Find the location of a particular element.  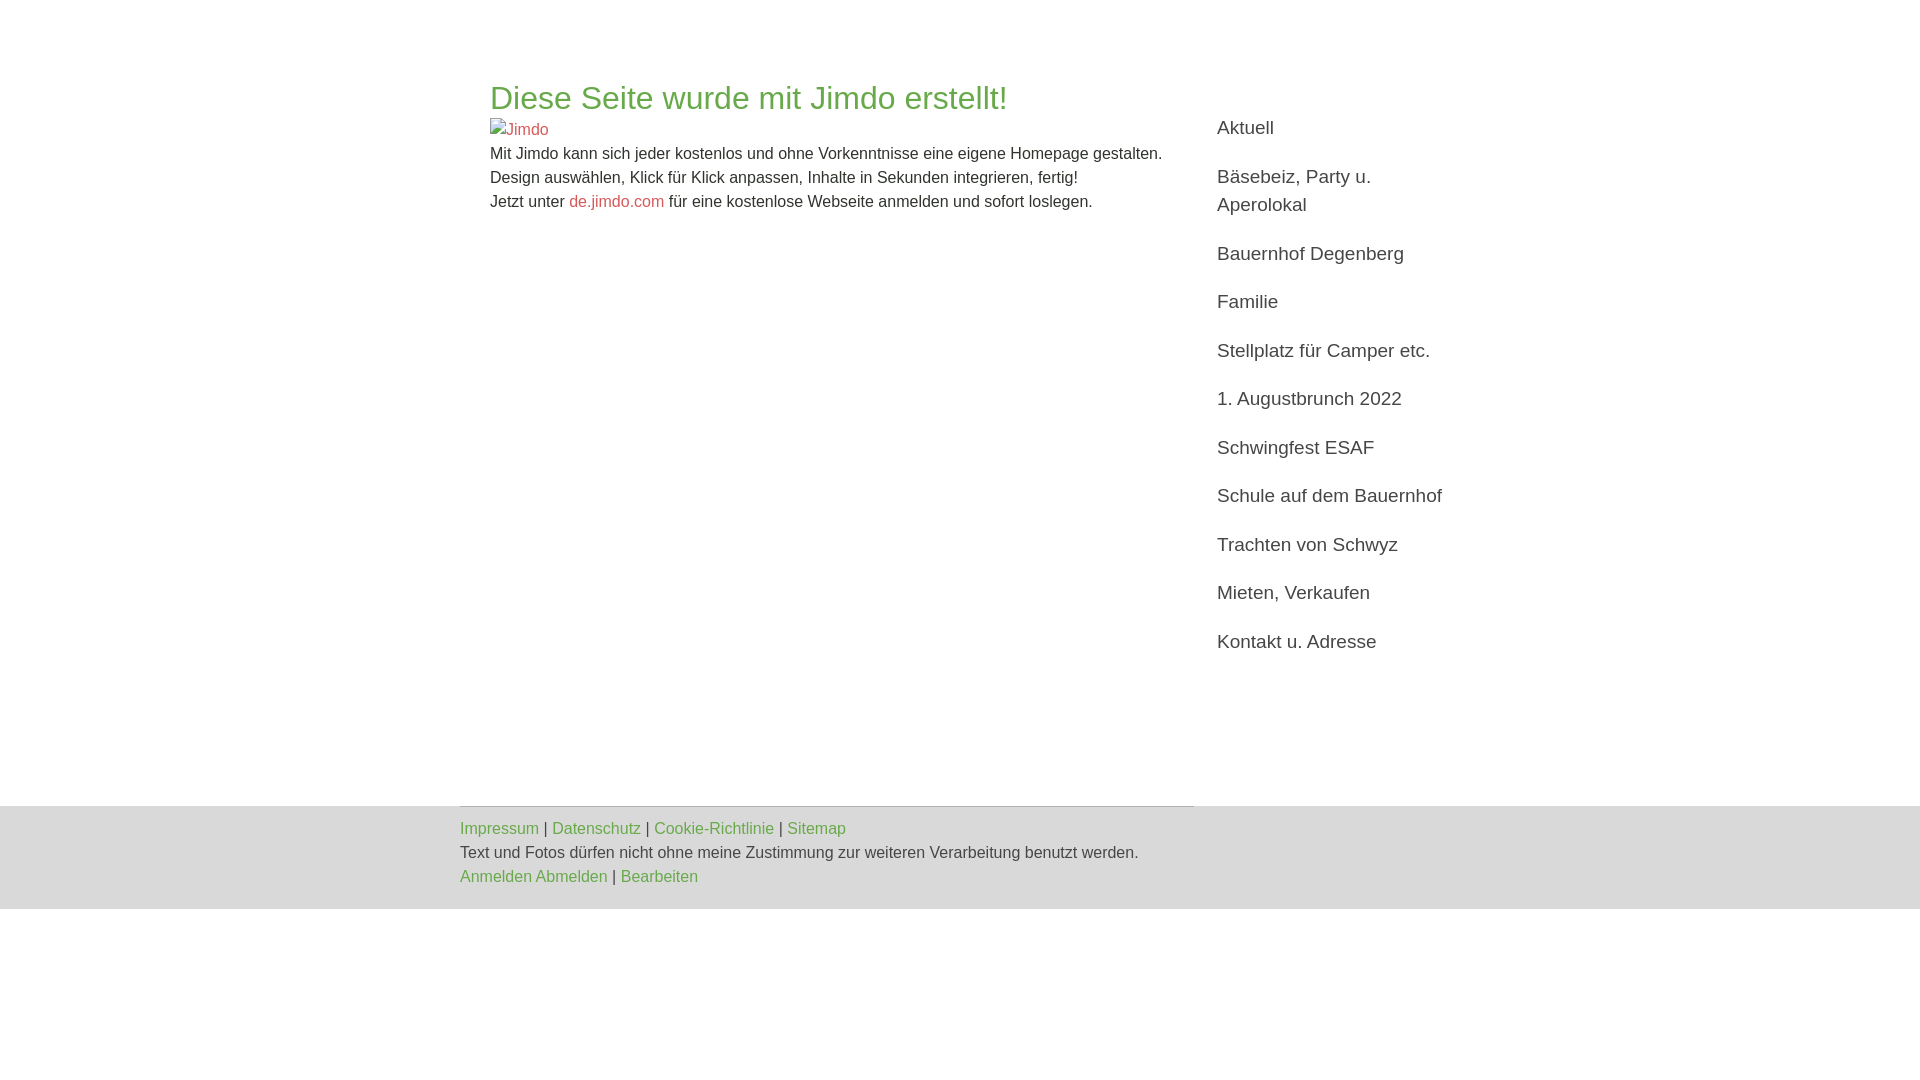

'Jimdo' is located at coordinates (519, 130).